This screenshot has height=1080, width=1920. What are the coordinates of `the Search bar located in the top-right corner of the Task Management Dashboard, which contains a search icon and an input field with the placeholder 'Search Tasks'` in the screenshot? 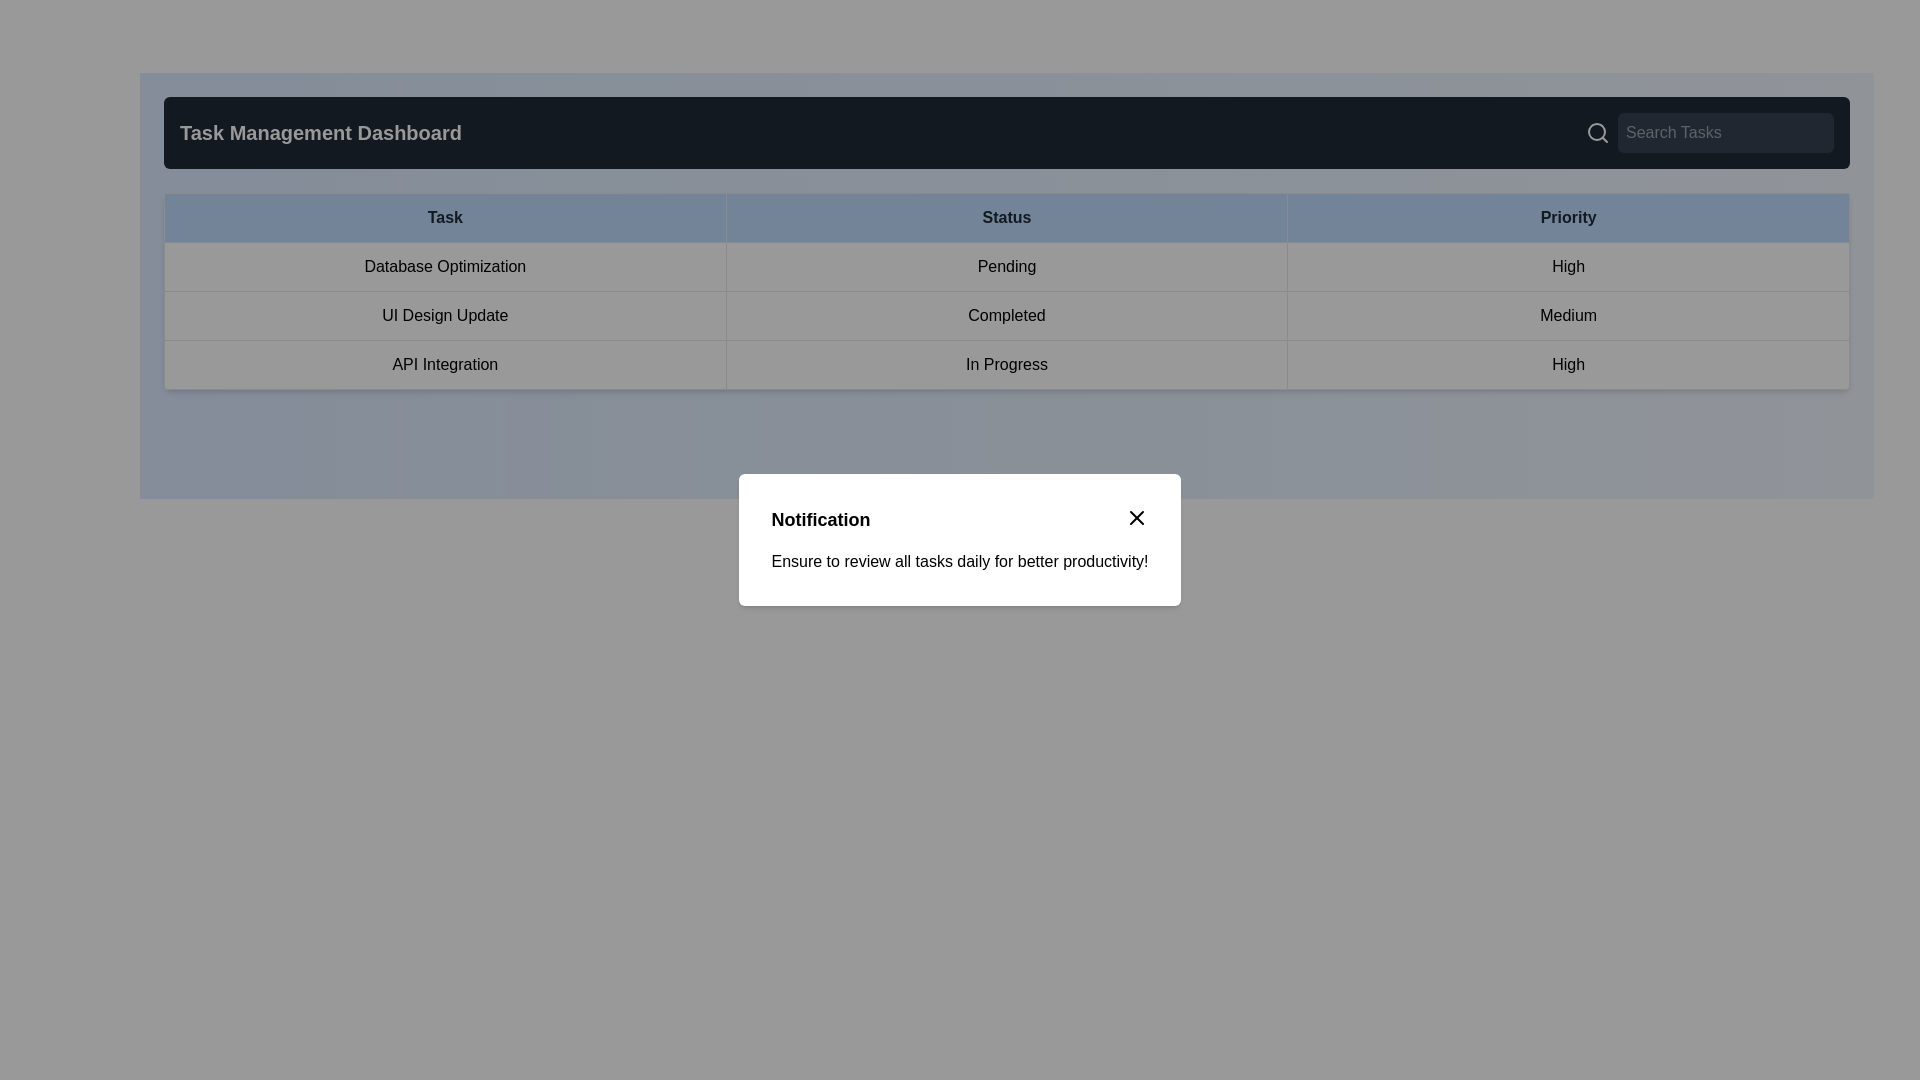 It's located at (1708, 132).